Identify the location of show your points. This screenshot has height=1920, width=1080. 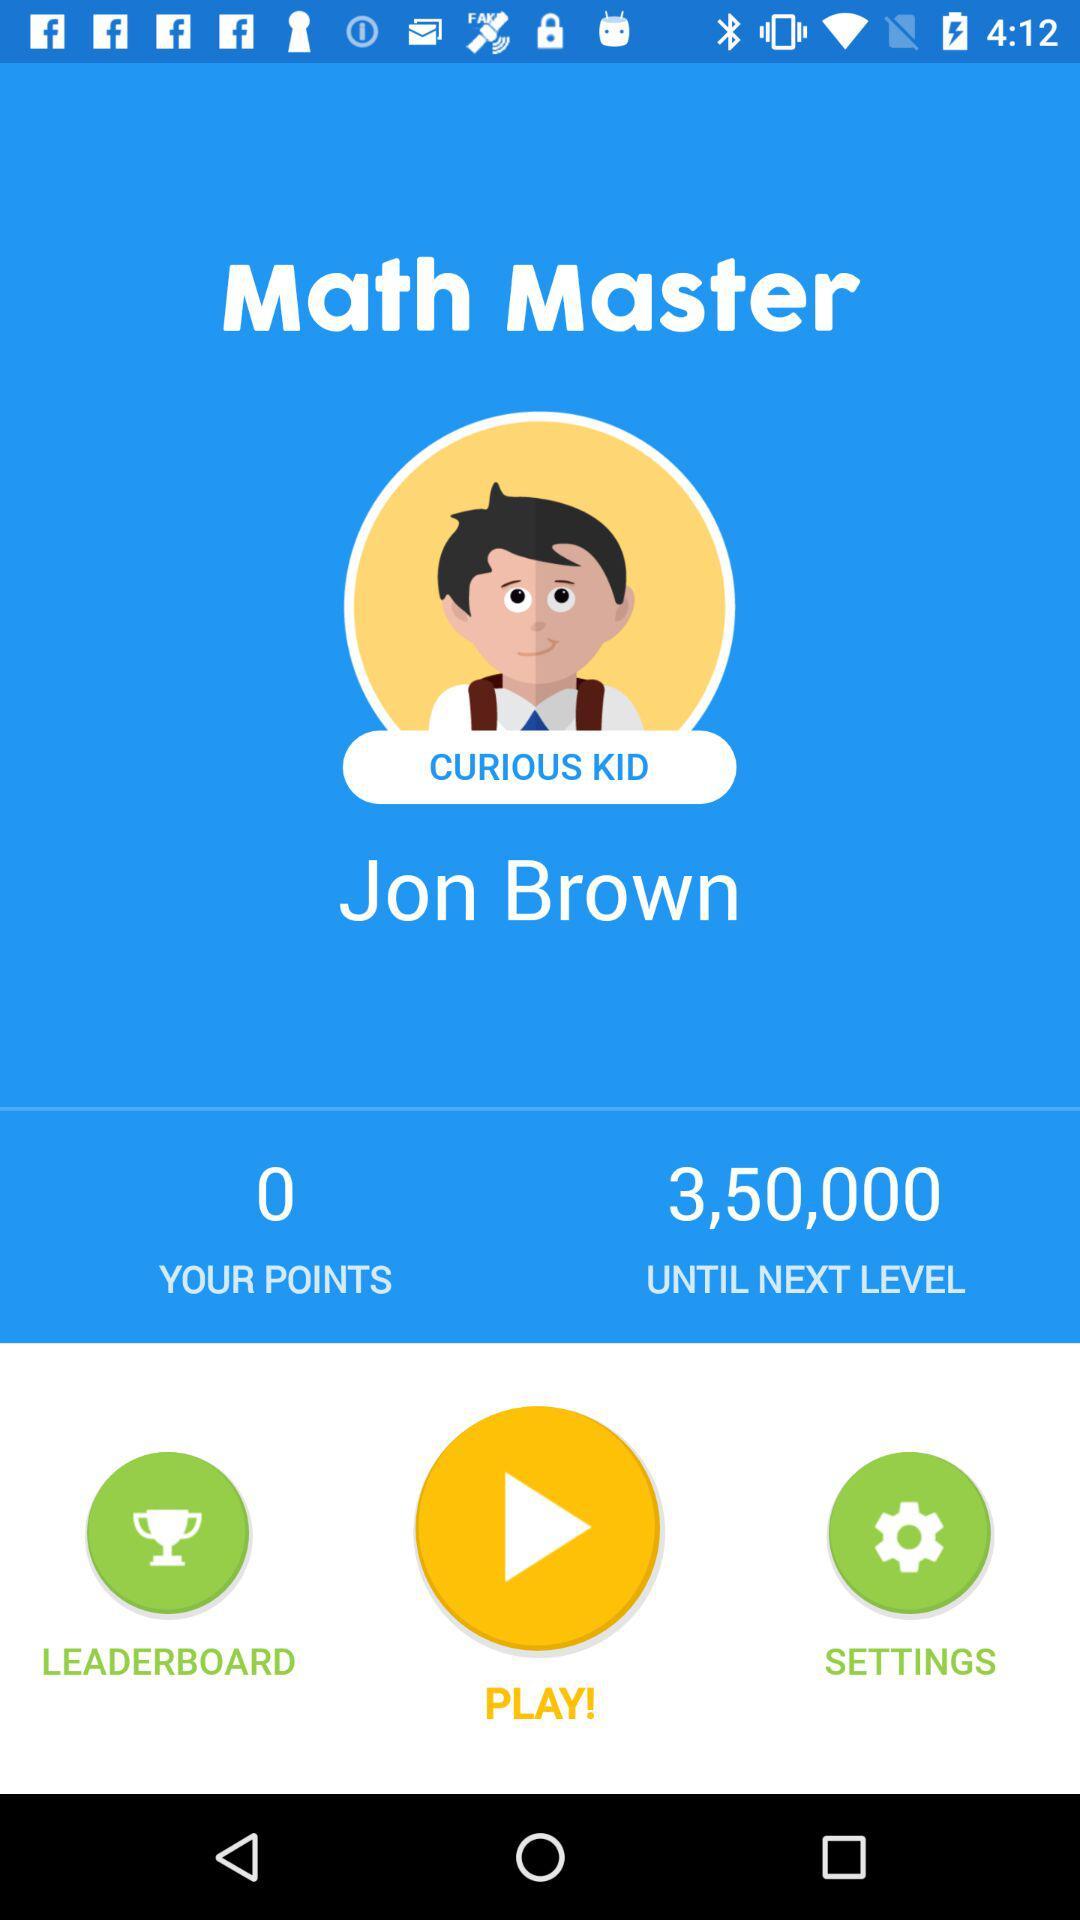
(167, 1535).